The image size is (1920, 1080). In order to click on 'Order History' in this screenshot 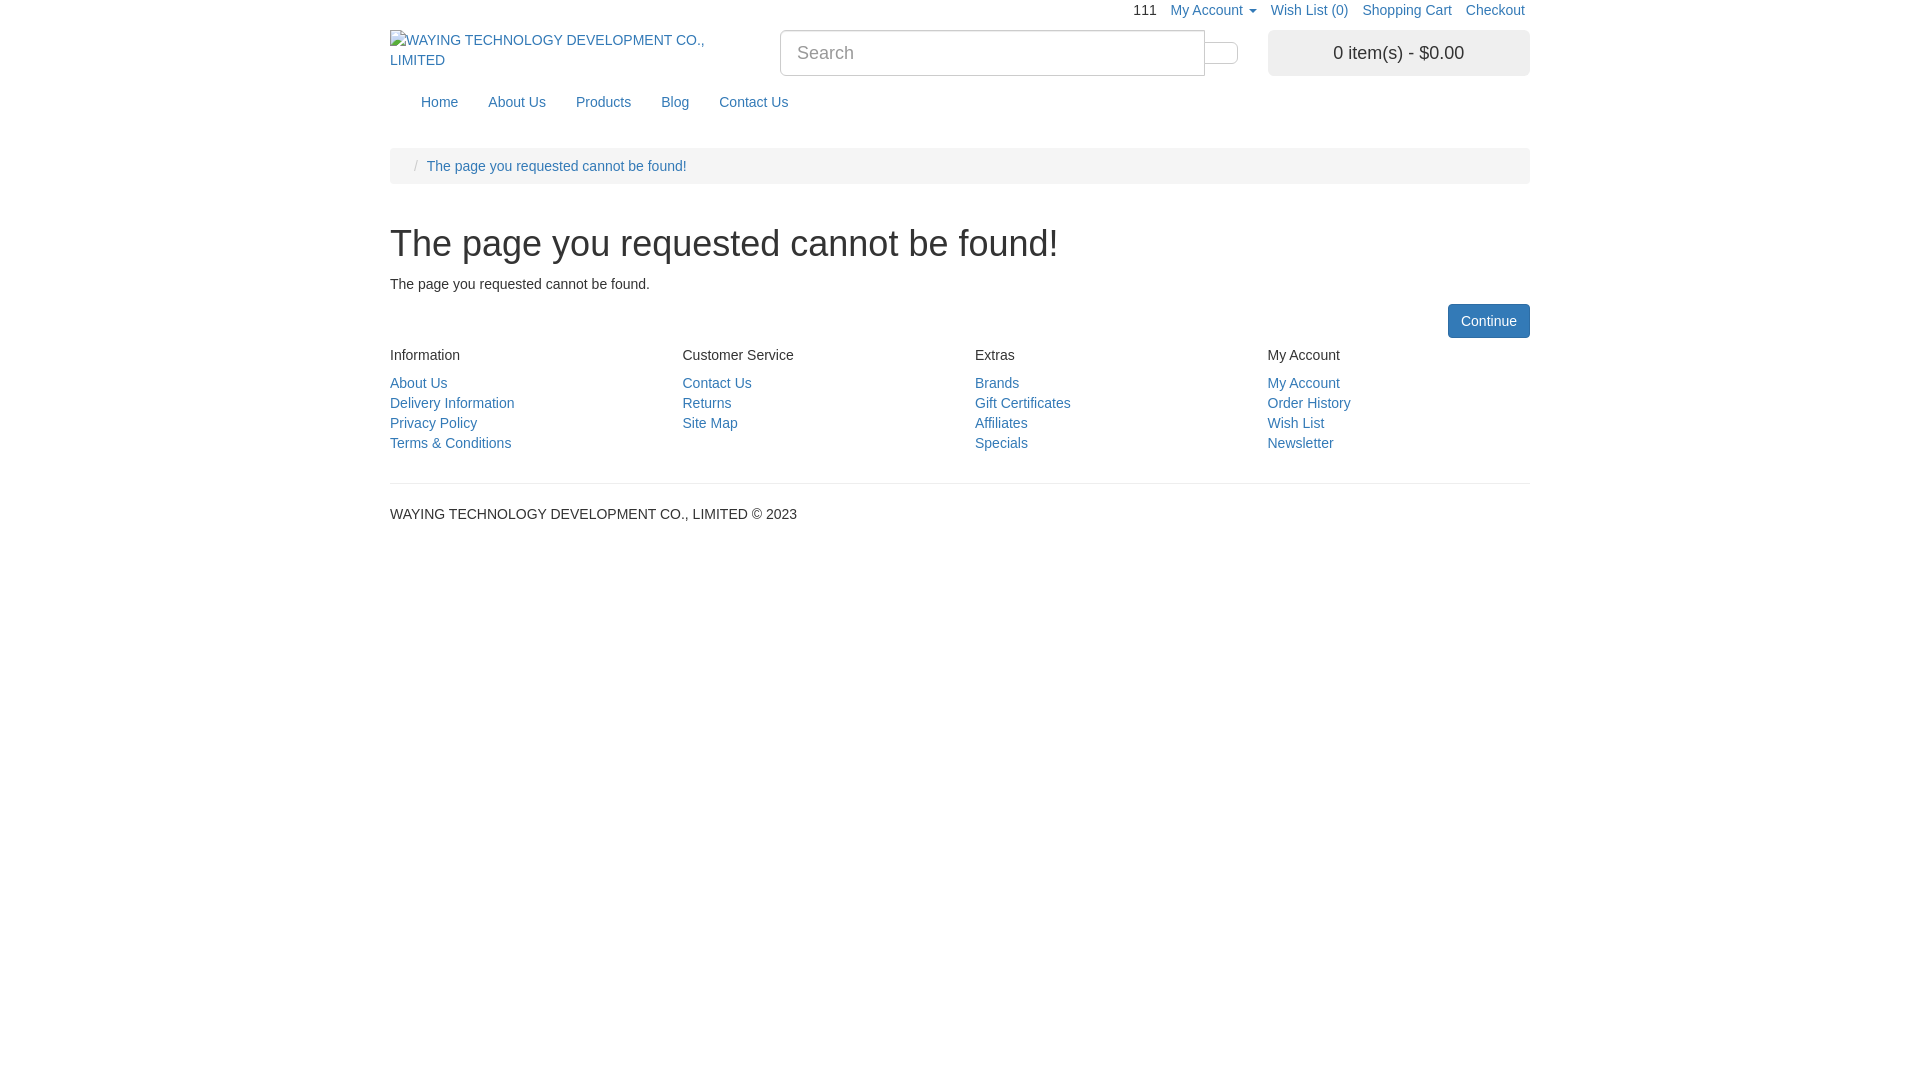, I will do `click(1309, 402)`.